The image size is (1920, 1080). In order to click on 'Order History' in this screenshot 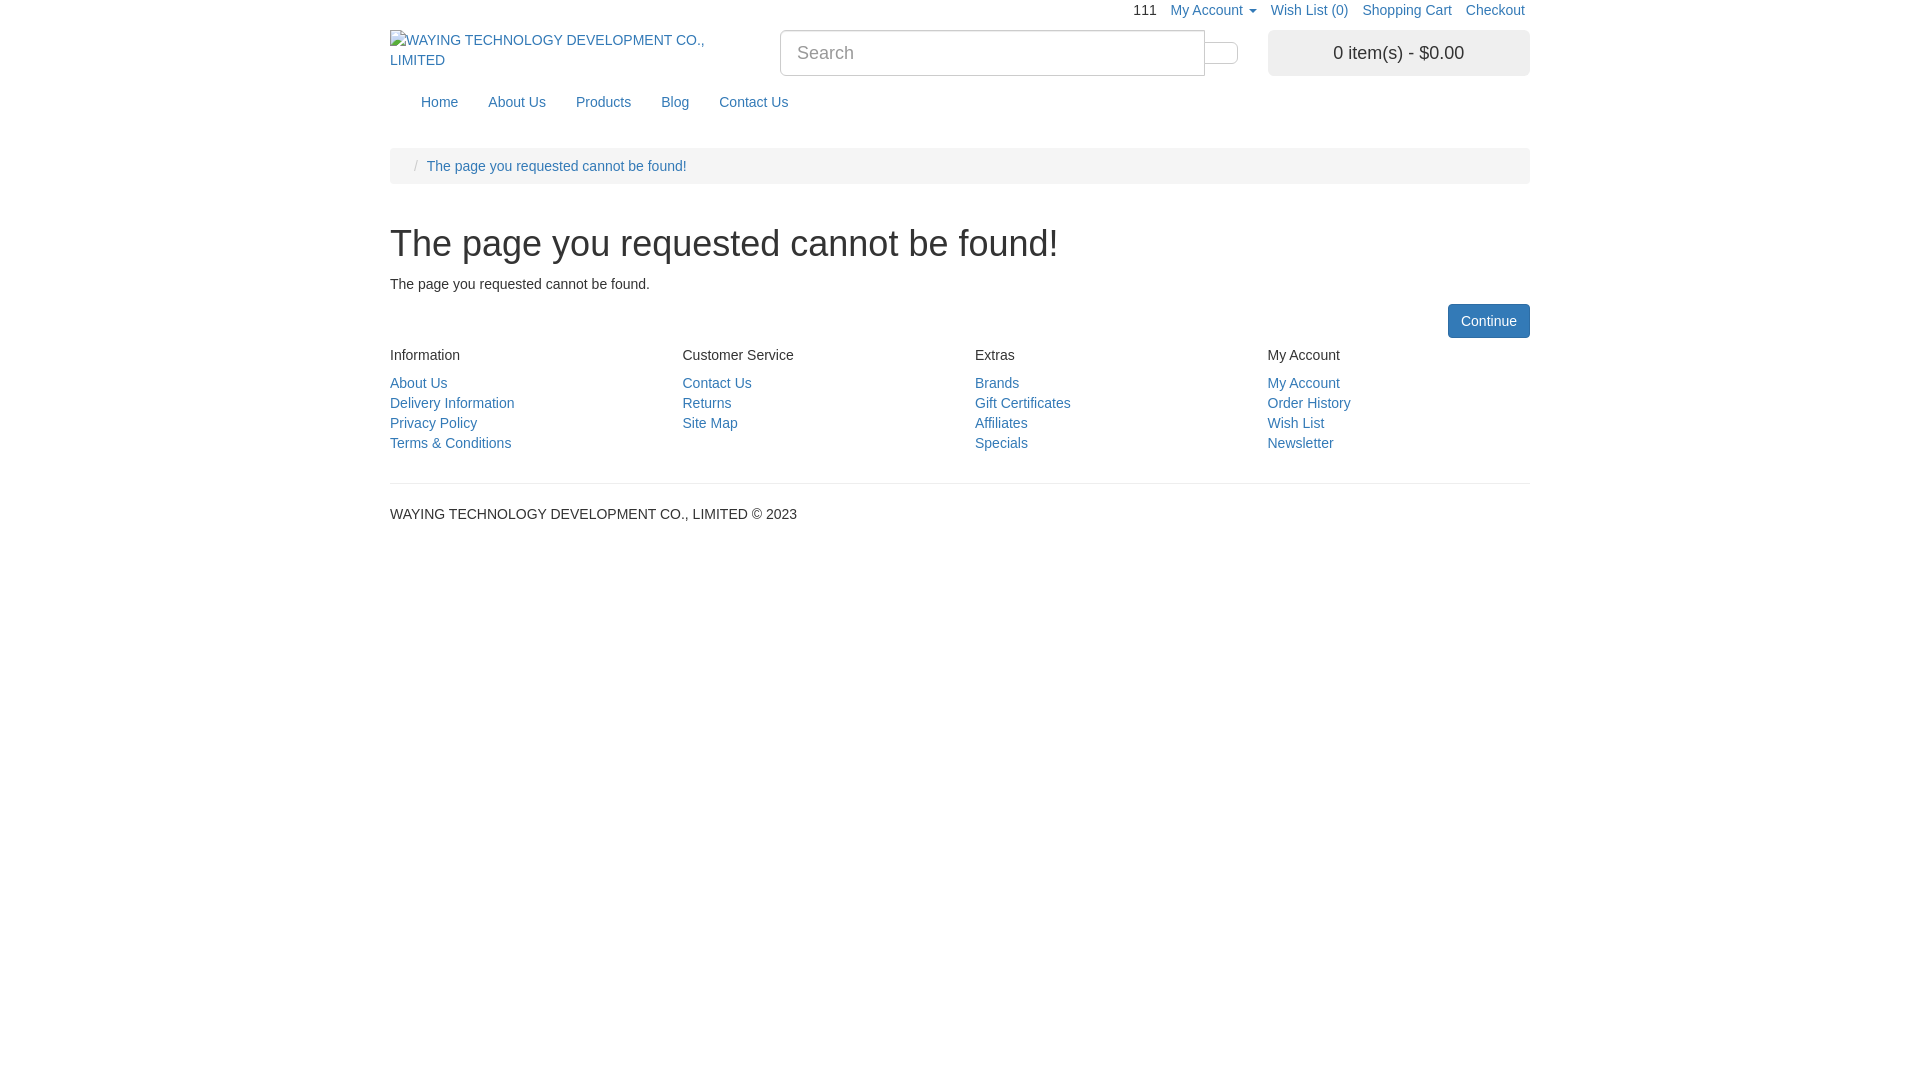, I will do `click(1309, 402)`.